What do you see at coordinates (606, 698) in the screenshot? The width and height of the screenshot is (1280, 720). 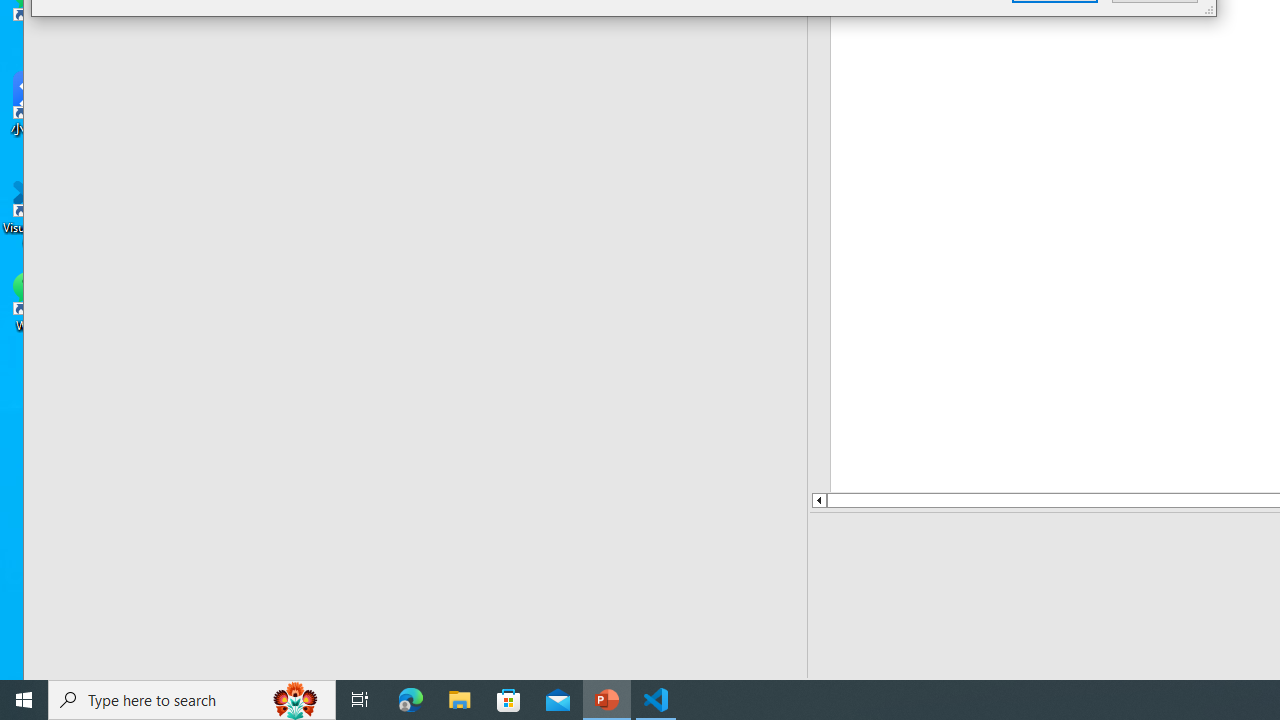 I see `'PowerPoint - 1 running window'` at bounding box center [606, 698].